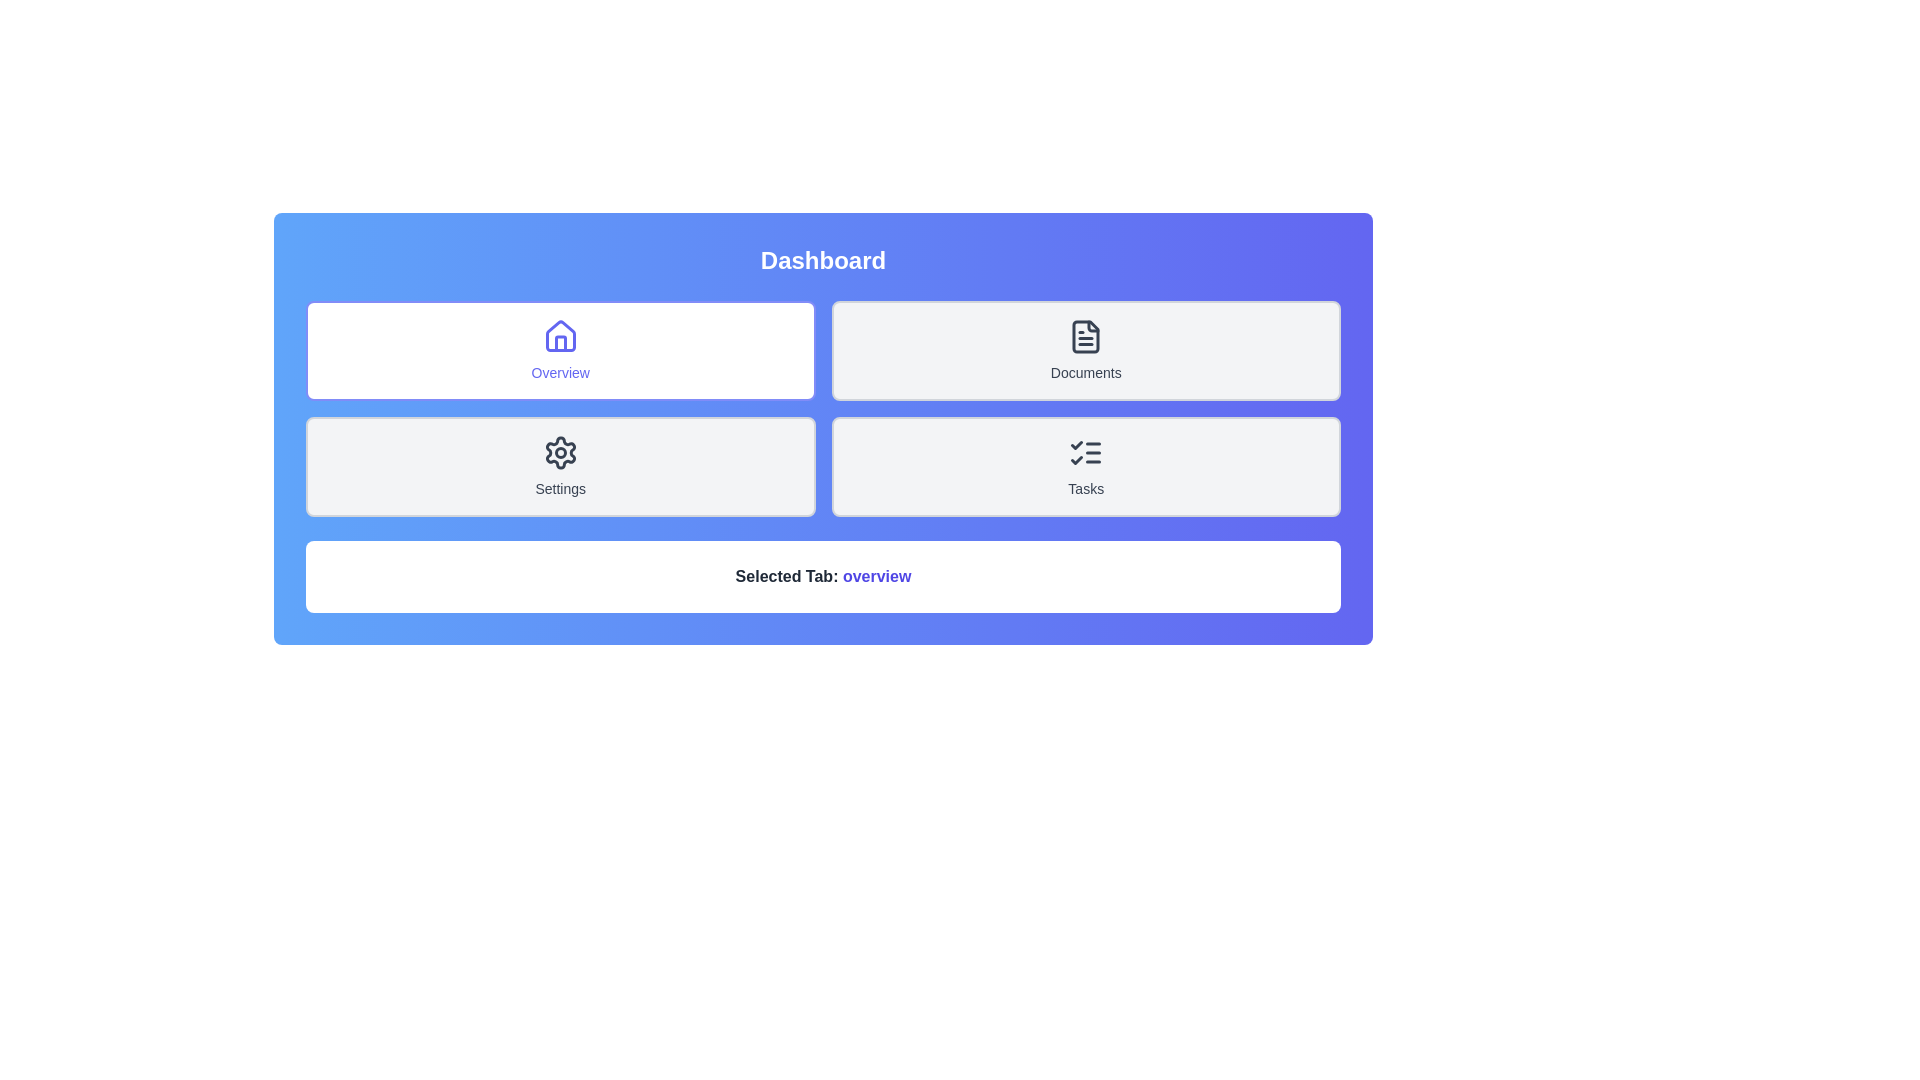  Describe the element at coordinates (560, 373) in the screenshot. I see `the text label displaying 'Overview' in capitalized indigo font located at the bottom section of the card in the top-left corner of the interface` at that location.